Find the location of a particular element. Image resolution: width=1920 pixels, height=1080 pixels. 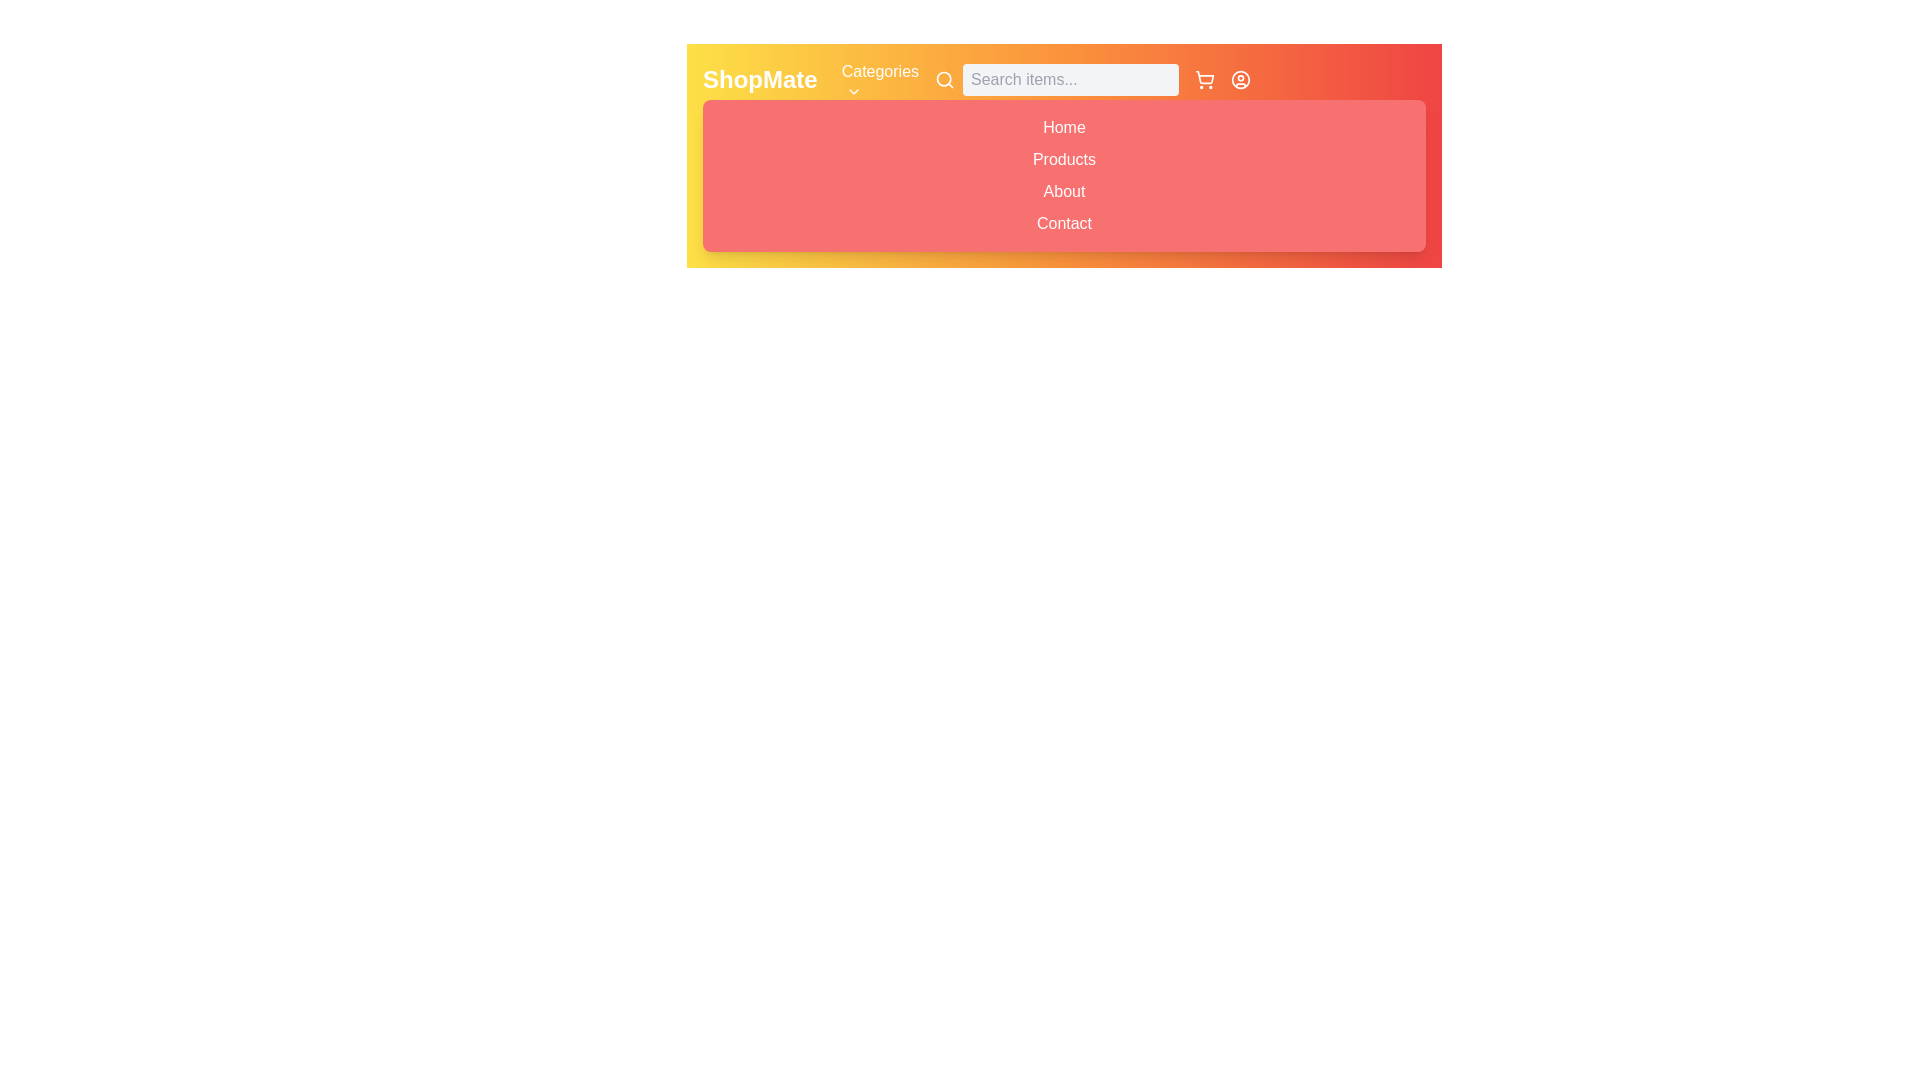

the shopping cart icon located in the horizontal navigation bar is located at coordinates (1203, 79).